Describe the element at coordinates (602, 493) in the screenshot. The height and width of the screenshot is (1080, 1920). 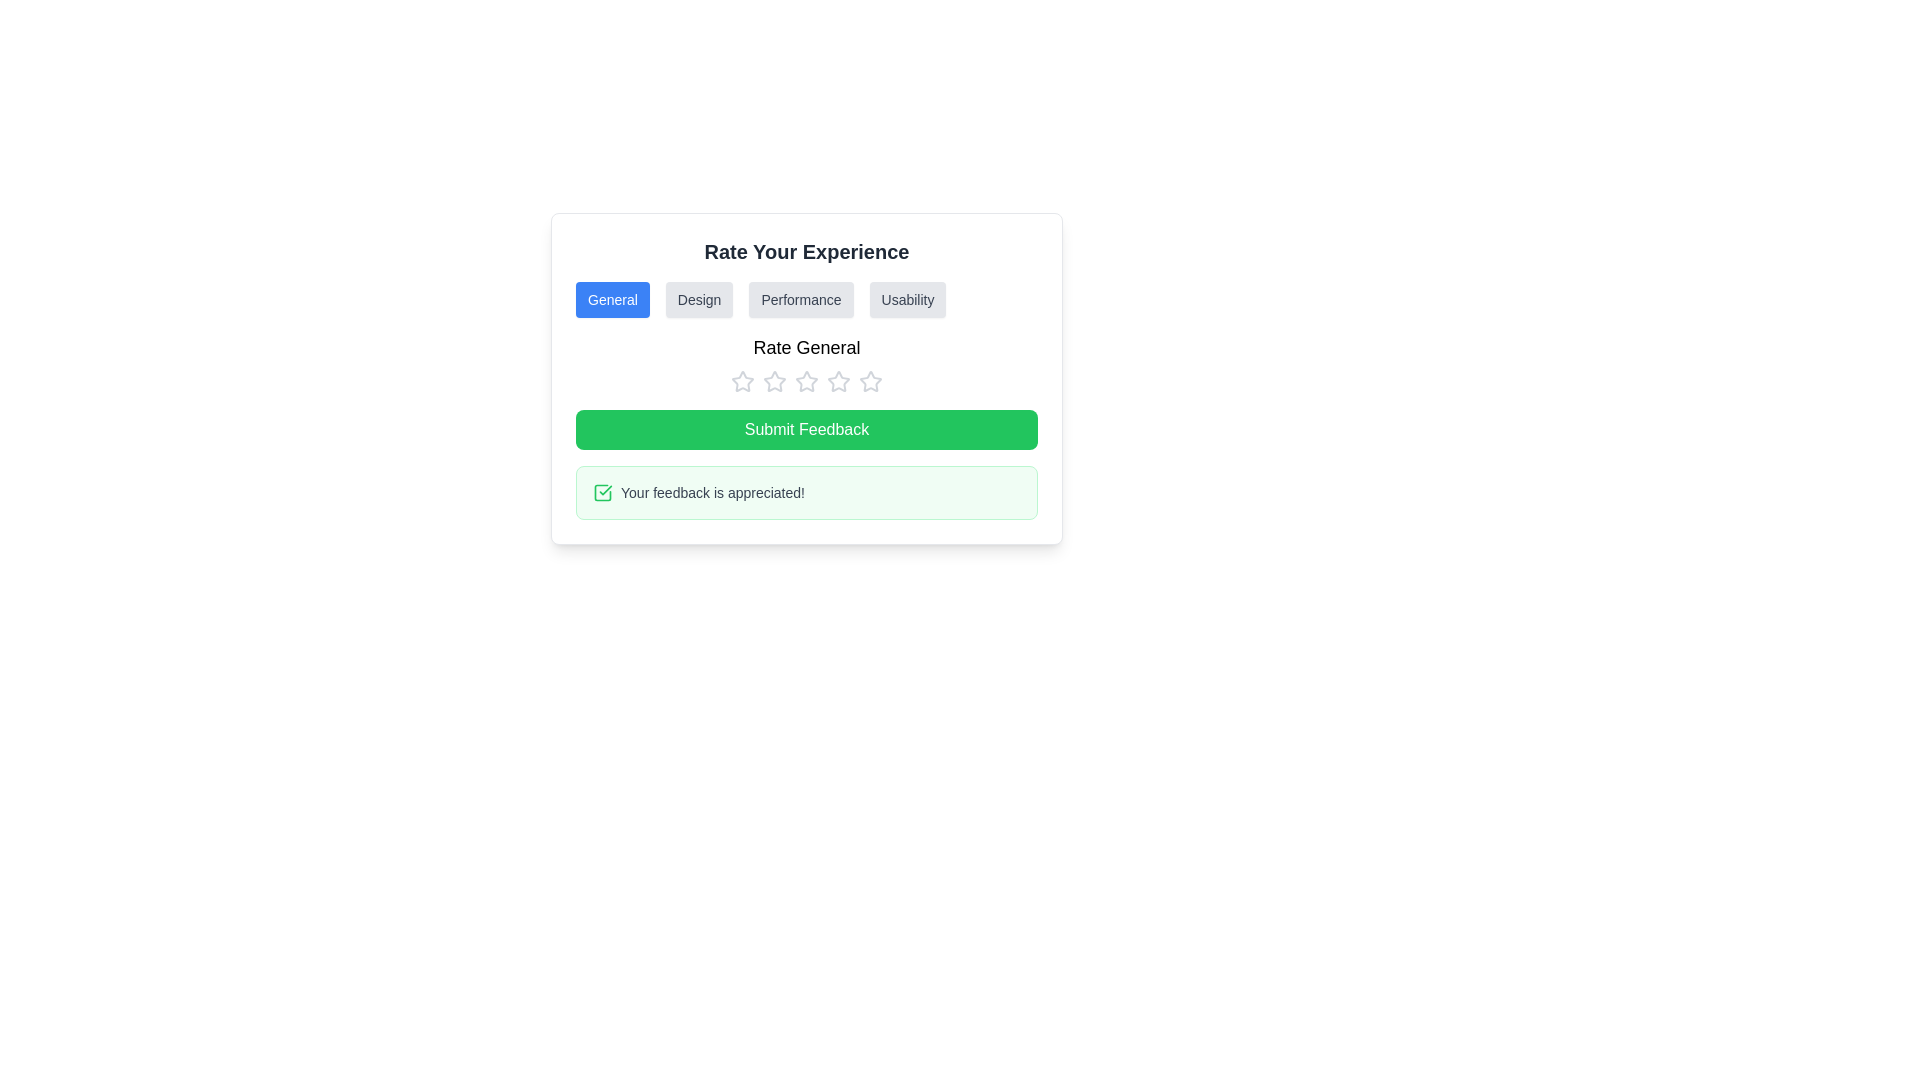
I see `the green-bordered square icon with a checkmark, which is located at the start of the notification box preceding the text 'Your feedback is appreciated!'` at that location.